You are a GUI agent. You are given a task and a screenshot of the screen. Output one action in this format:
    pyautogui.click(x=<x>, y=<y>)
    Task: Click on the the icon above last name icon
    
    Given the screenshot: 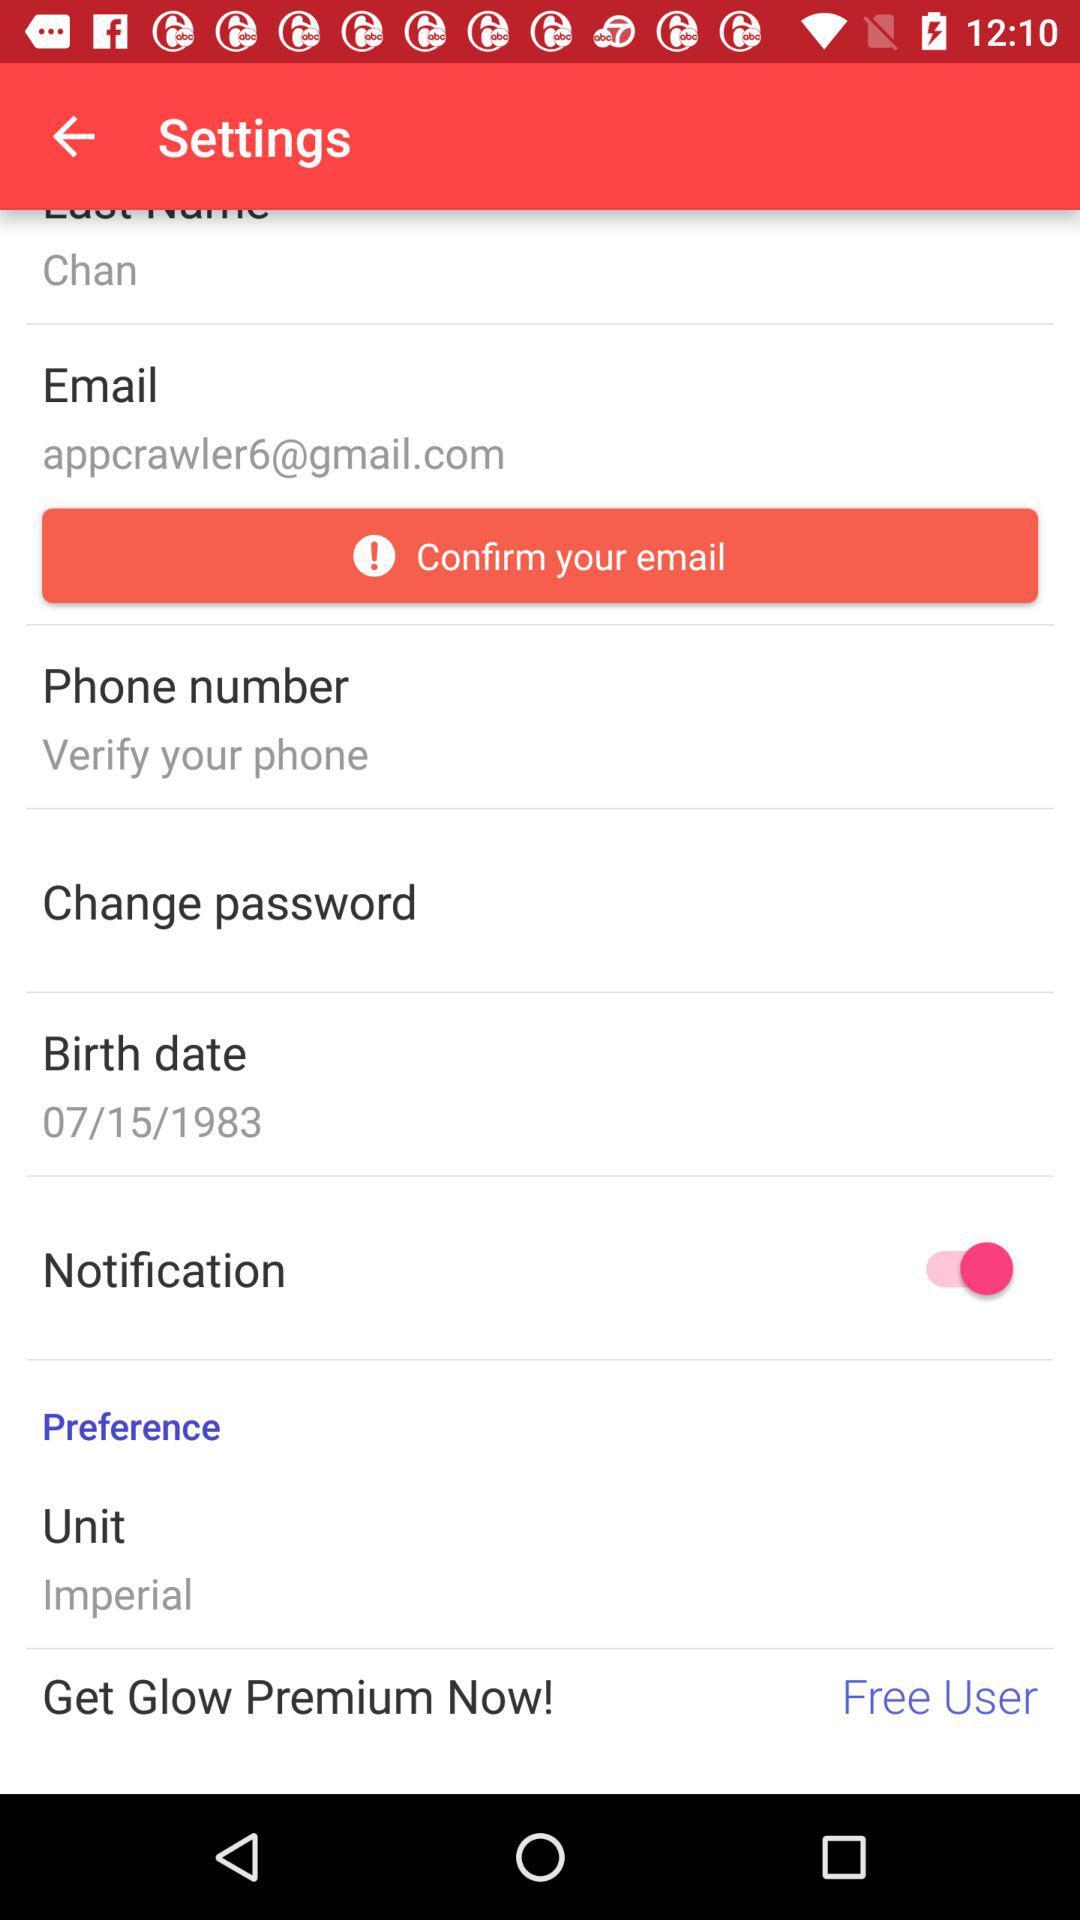 What is the action you would take?
    pyautogui.click(x=72, y=135)
    